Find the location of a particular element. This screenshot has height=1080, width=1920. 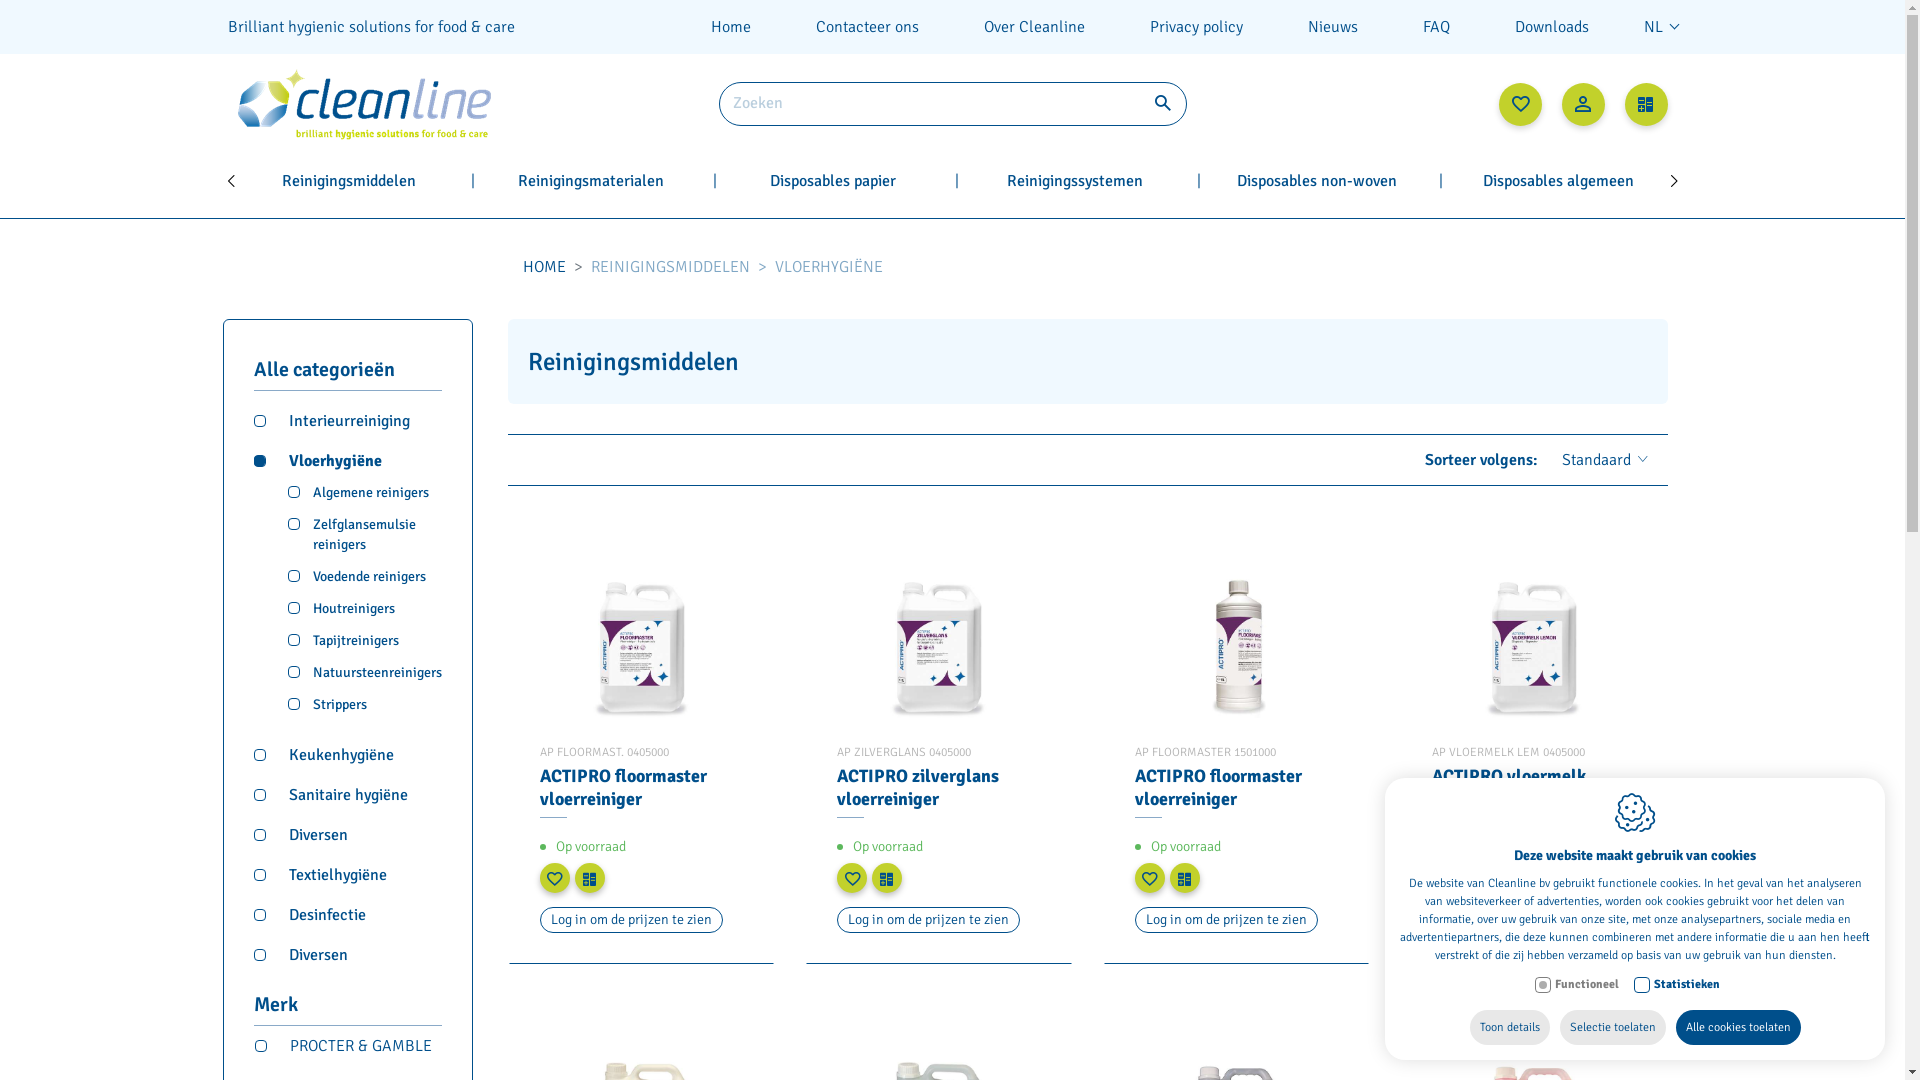

'Interieurreiniging' is located at coordinates (347, 410).